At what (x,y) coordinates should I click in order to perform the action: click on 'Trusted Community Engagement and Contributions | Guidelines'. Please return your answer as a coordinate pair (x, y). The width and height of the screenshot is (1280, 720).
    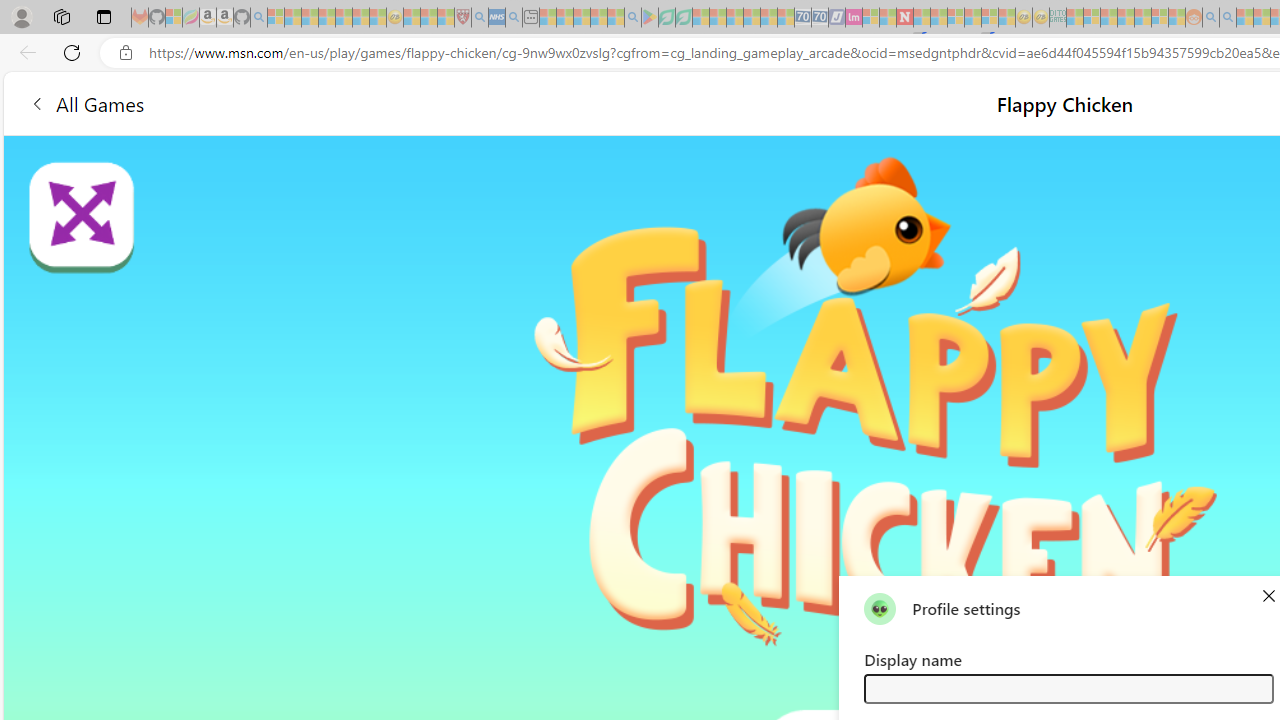
    Looking at the image, I should click on (921, 17).